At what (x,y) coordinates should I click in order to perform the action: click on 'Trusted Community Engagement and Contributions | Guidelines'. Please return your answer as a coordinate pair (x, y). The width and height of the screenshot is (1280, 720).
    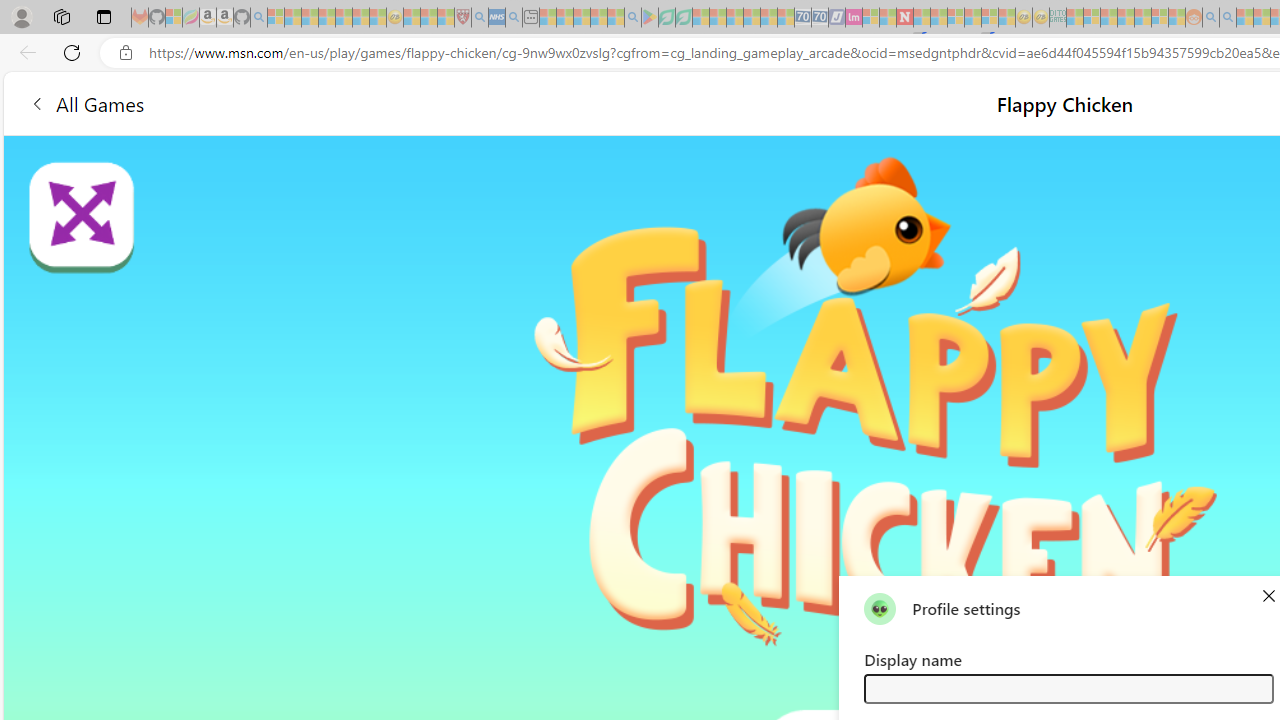
    Looking at the image, I should click on (921, 17).